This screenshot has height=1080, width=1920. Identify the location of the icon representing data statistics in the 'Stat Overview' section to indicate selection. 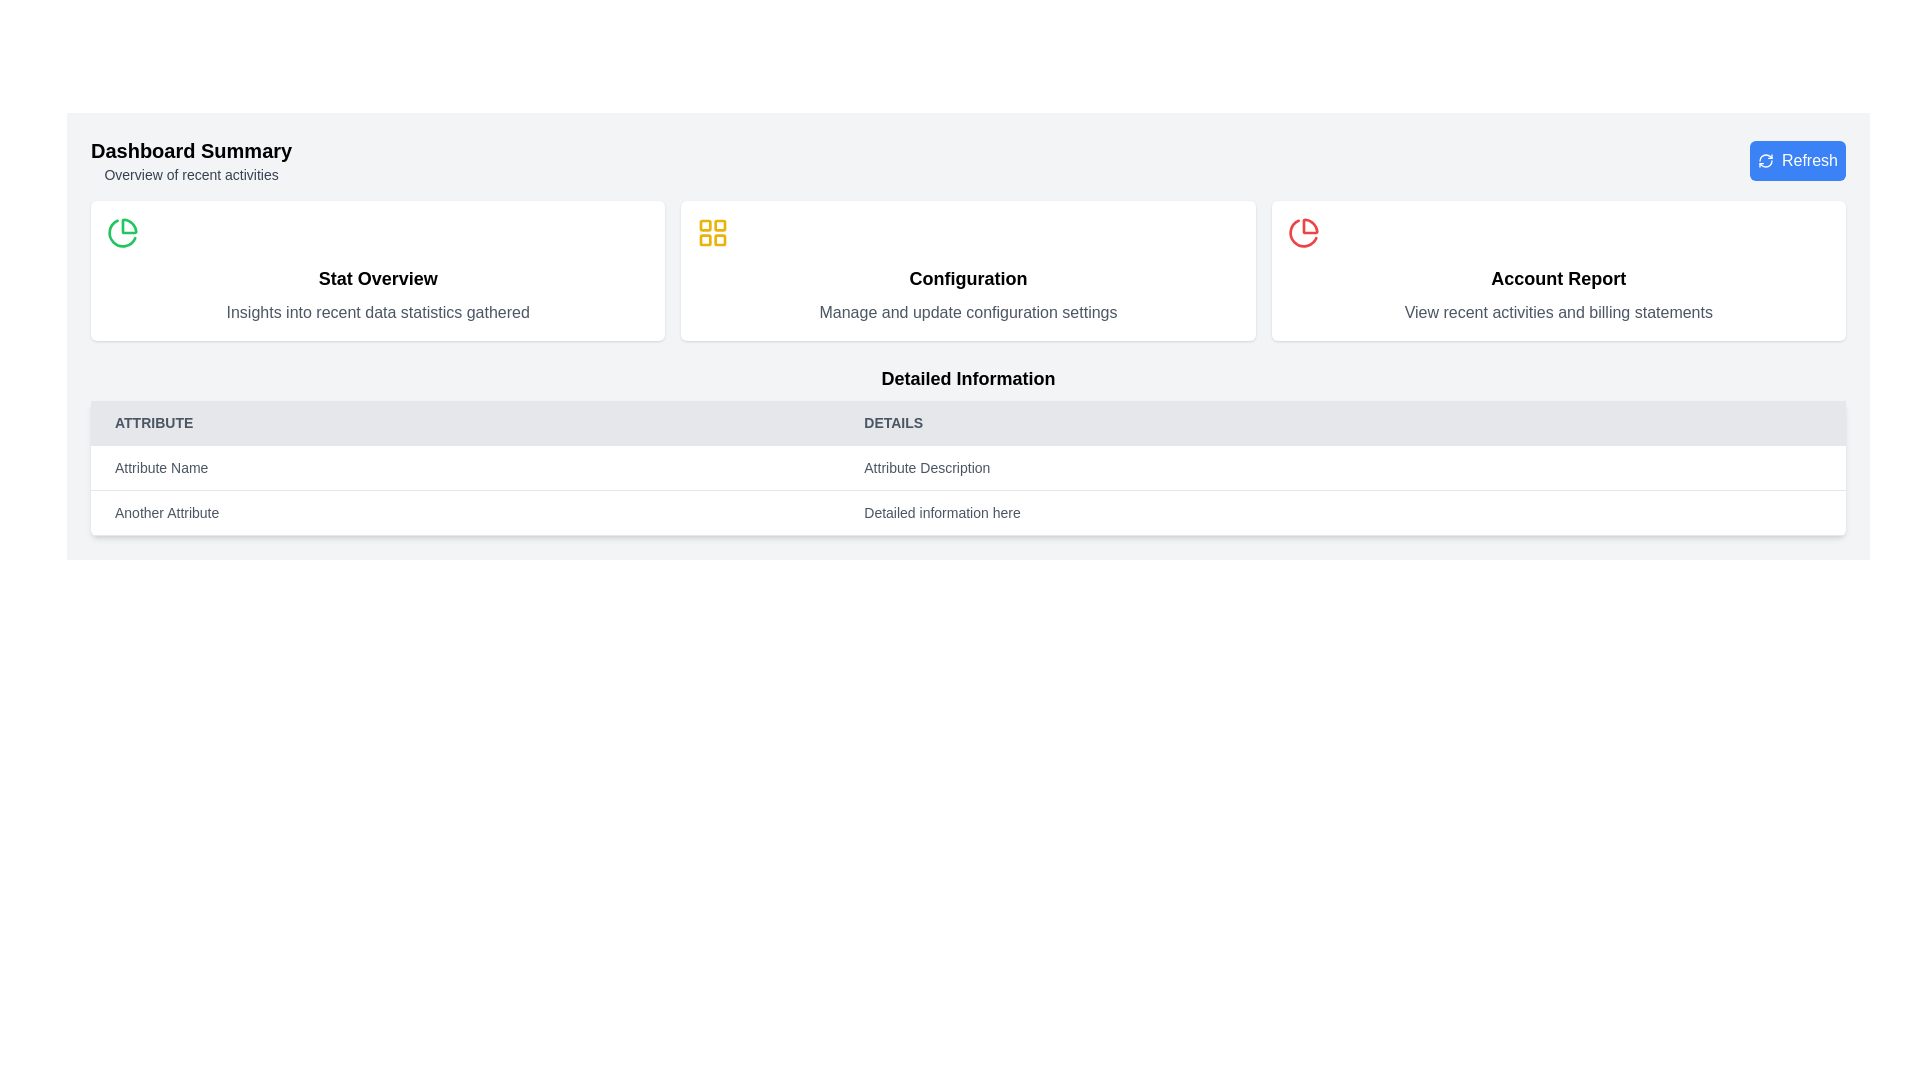
(122, 231).